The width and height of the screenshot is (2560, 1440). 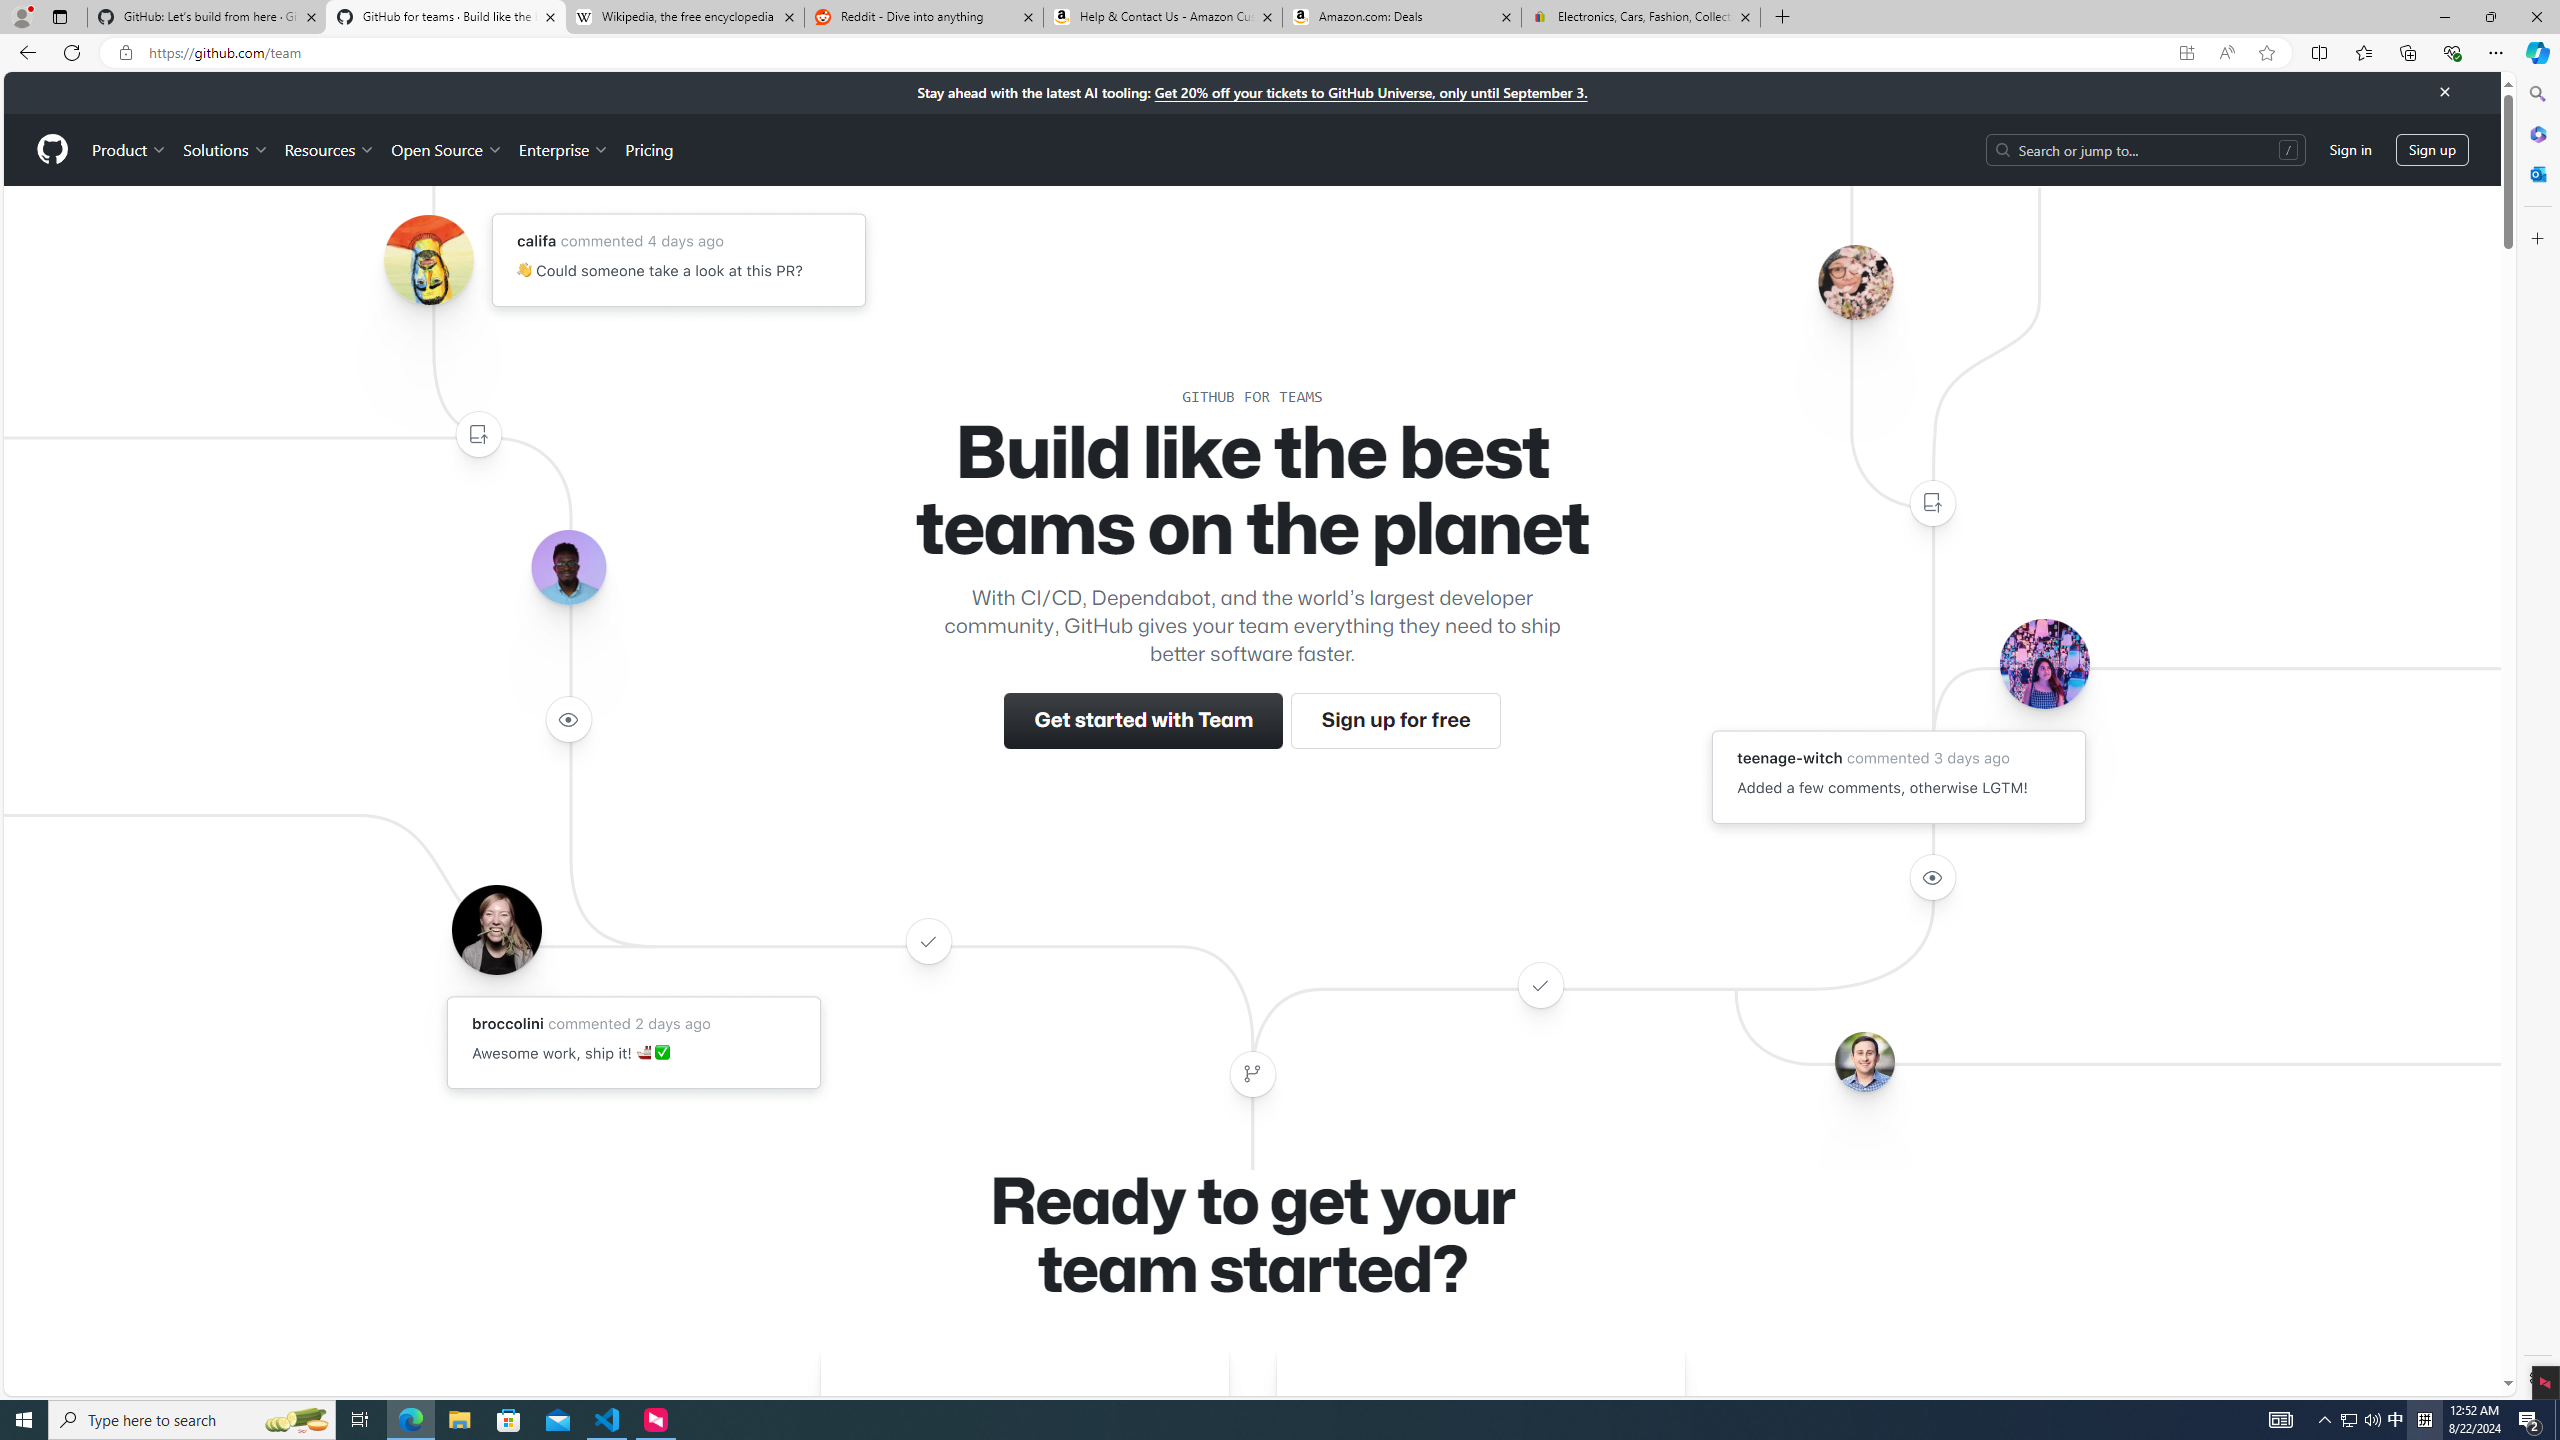 What do you see at coordinates (448, 149) in the screenshot?
I see `'Open Source'` at bounding box center [448, 149].